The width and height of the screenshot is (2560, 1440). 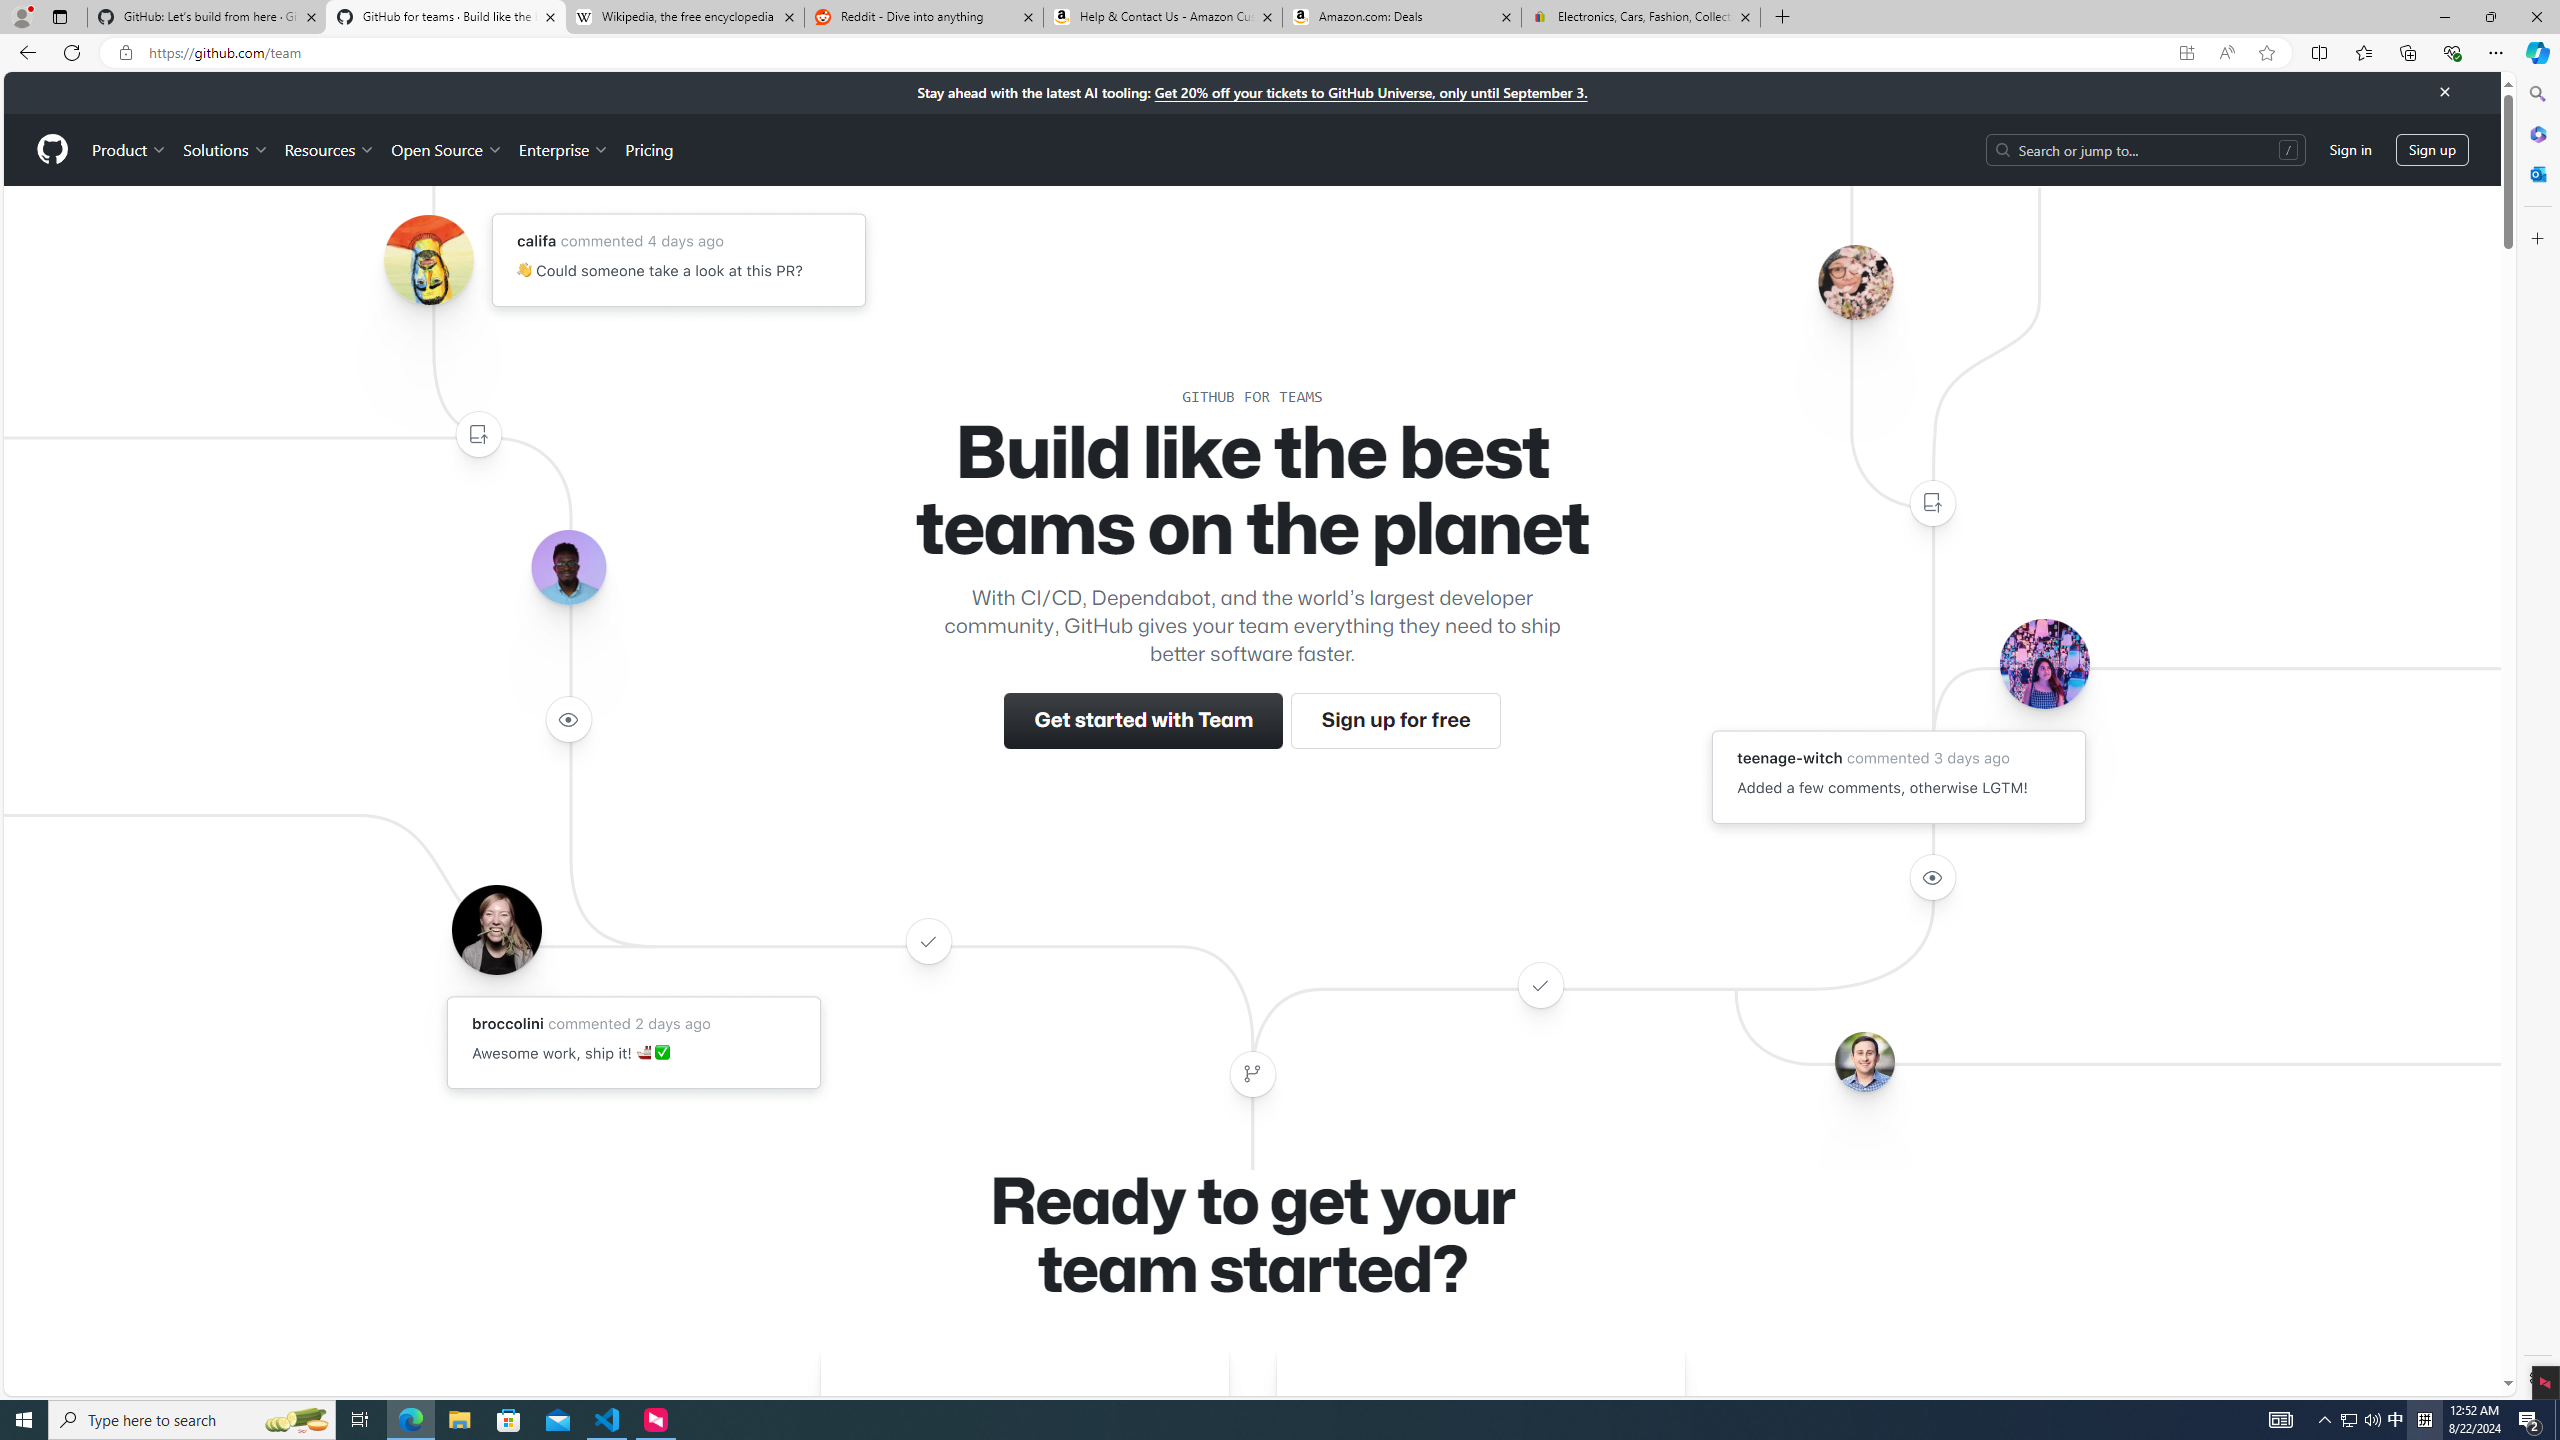 What do you see at coordinates (448, 149) in the screenshot?
I see `'Open Source'` at bounding box center [448, 149].